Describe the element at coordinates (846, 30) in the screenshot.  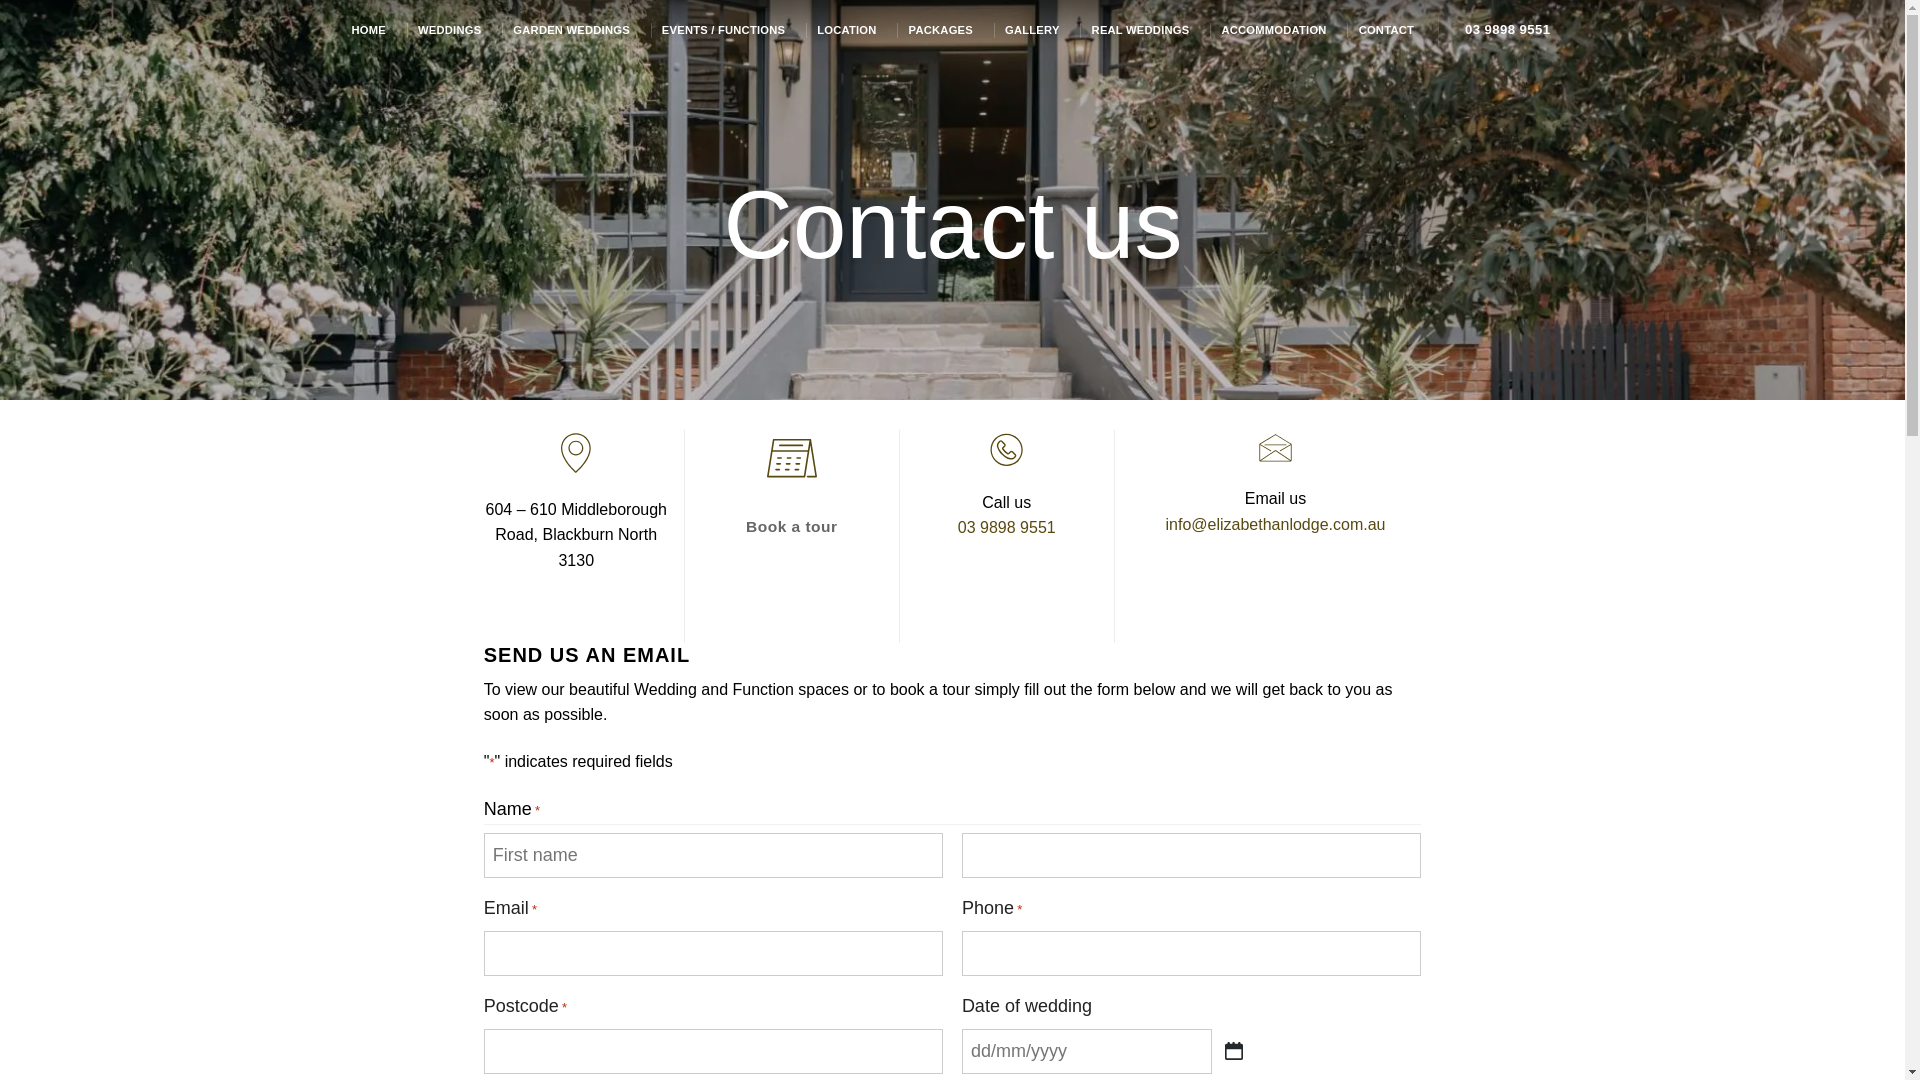
I see `'LOCATION'` at that location.